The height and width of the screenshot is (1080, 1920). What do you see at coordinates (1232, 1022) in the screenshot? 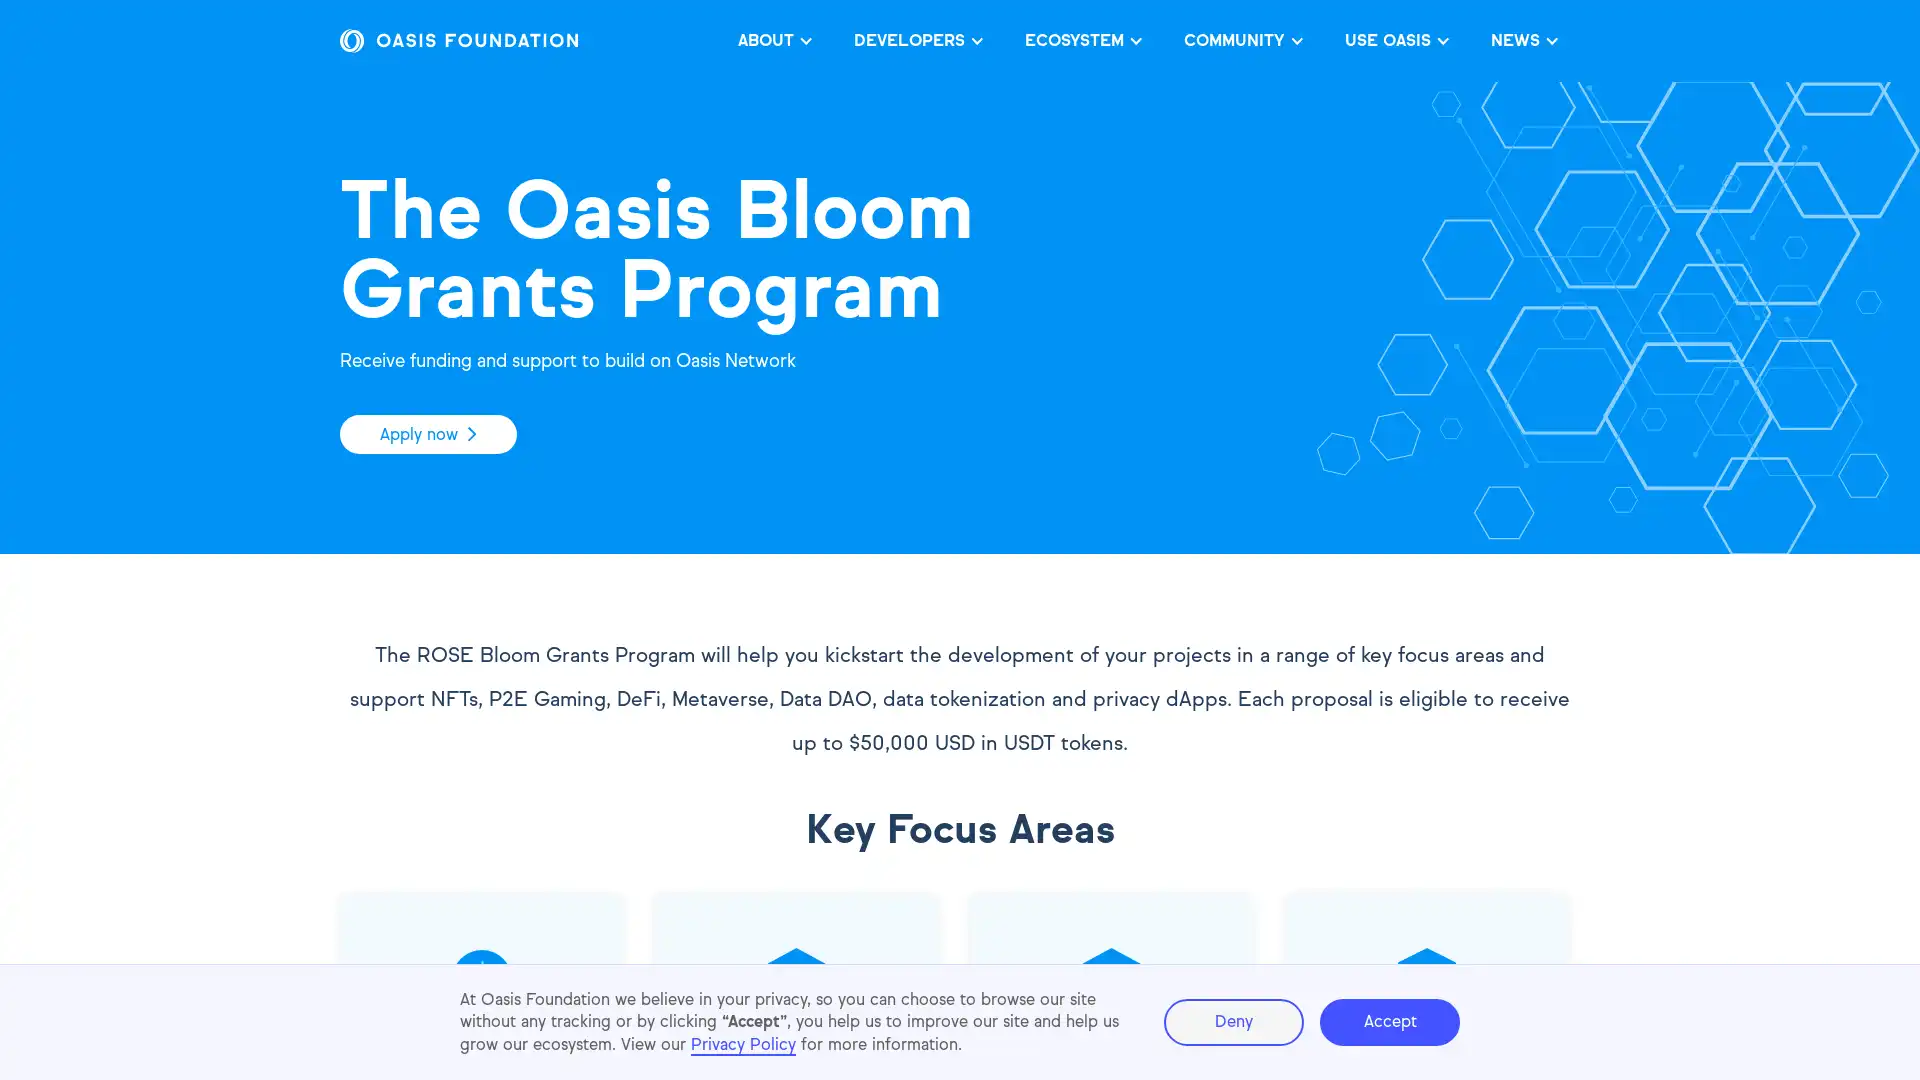
I see `Deny` at bounding box center [1232, 1022].